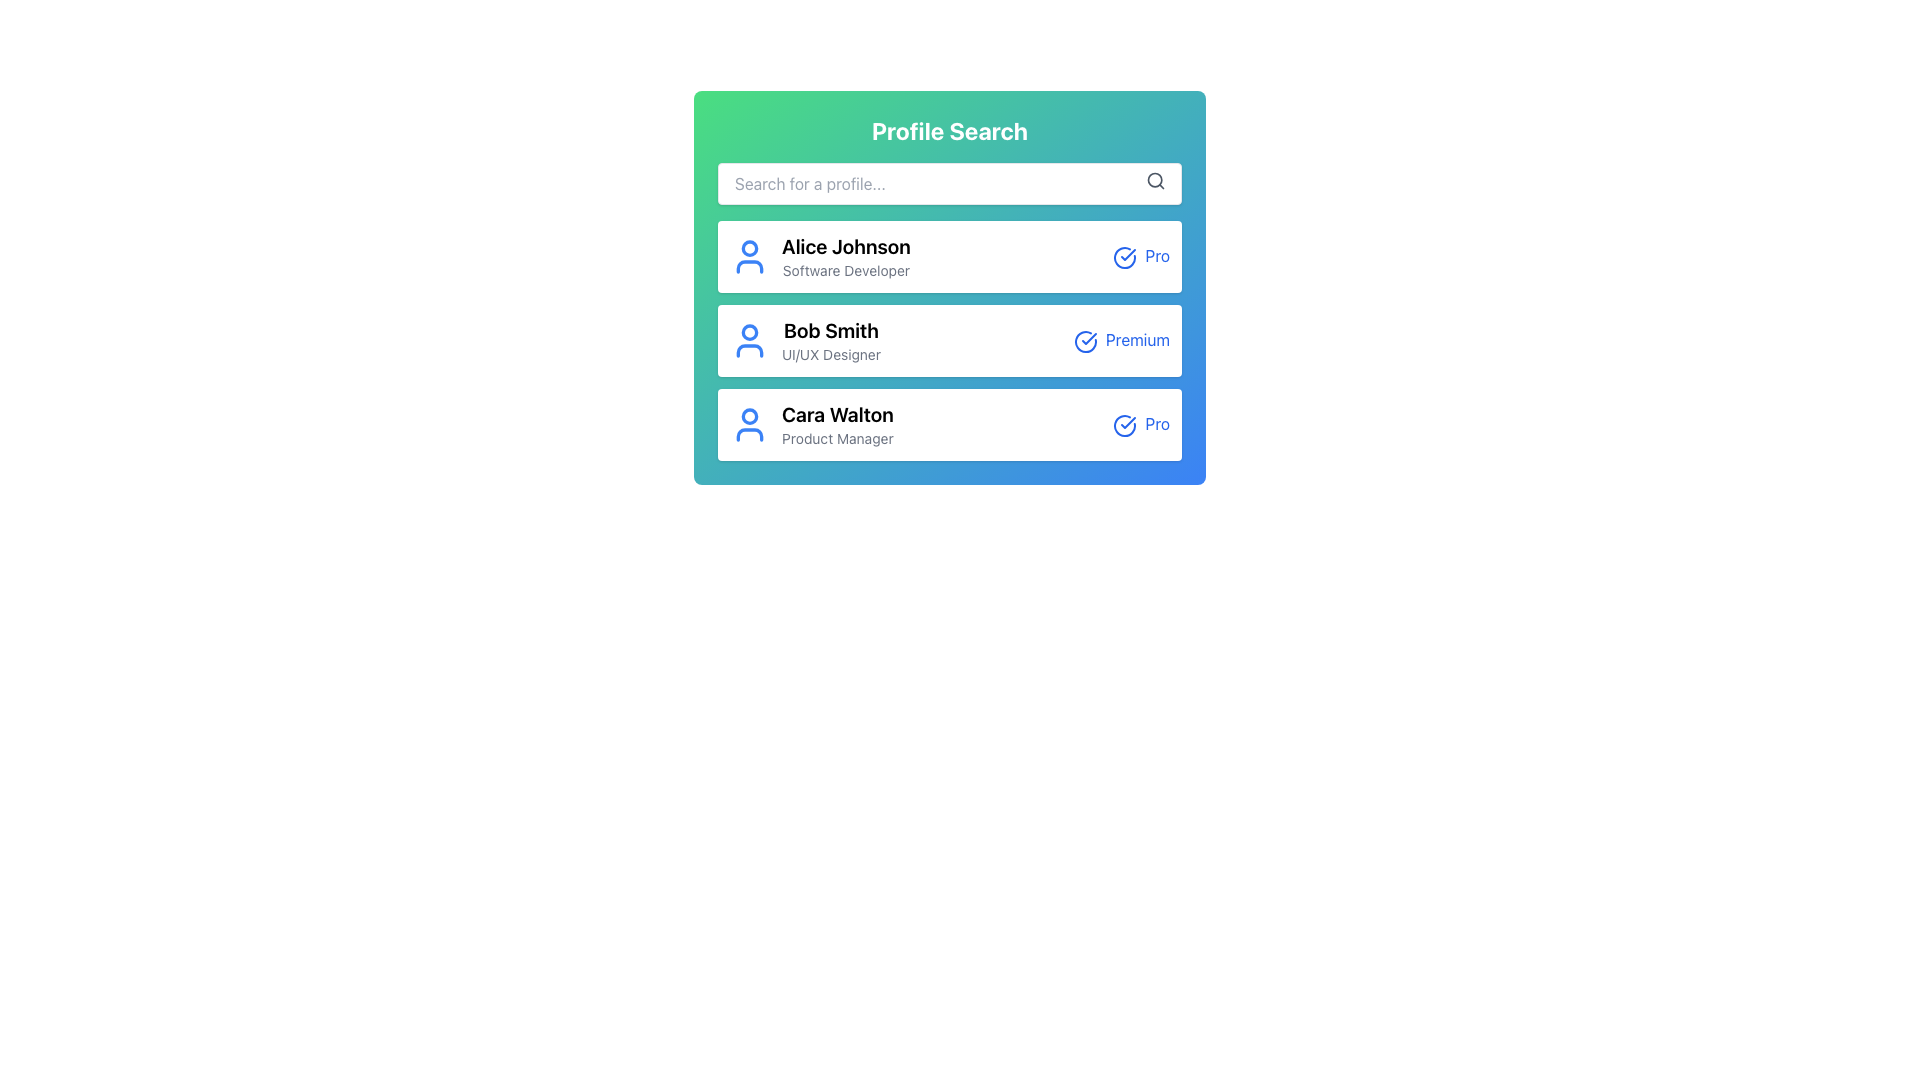 This screenshot has width=1920, height=1080. Describe the element at coordinates (1084, 340) in the screenshot. I see `the circular hollow icon with a checkmark inside, located to the right of the text 'Bob Smith', indicating 'Premium' status` at that location.